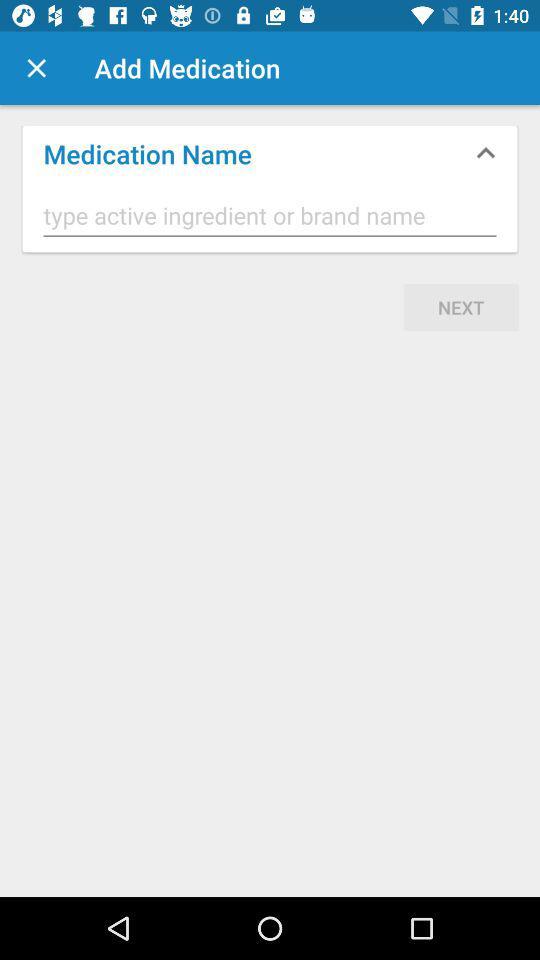 The image size is (540, 960). What do you see at coordinates (36, 68) in the screenshot?
I see `button` at bounding box center [36, 68].